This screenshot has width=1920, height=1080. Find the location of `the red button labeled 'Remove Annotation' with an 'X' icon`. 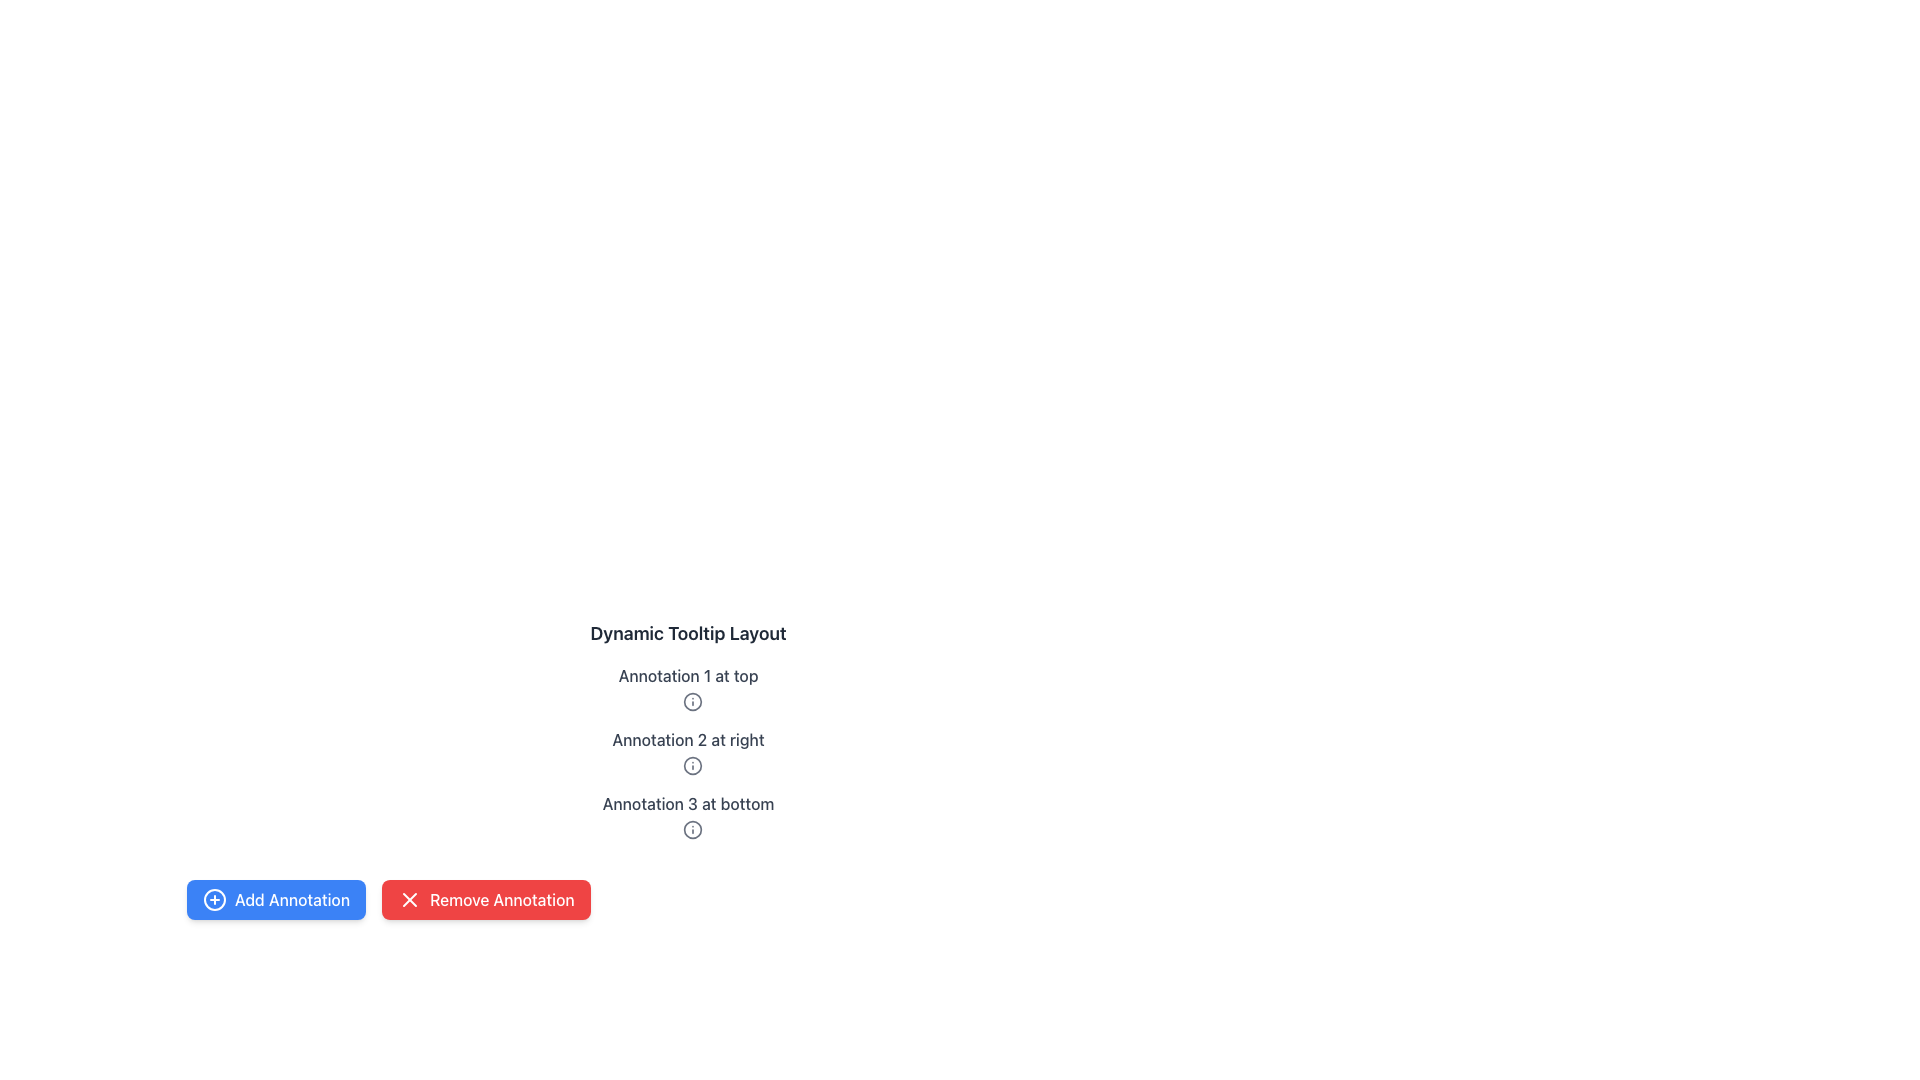

the red button labeled 'Remove Annotation' with an 'X' icon is located at coordinates (486, 898).